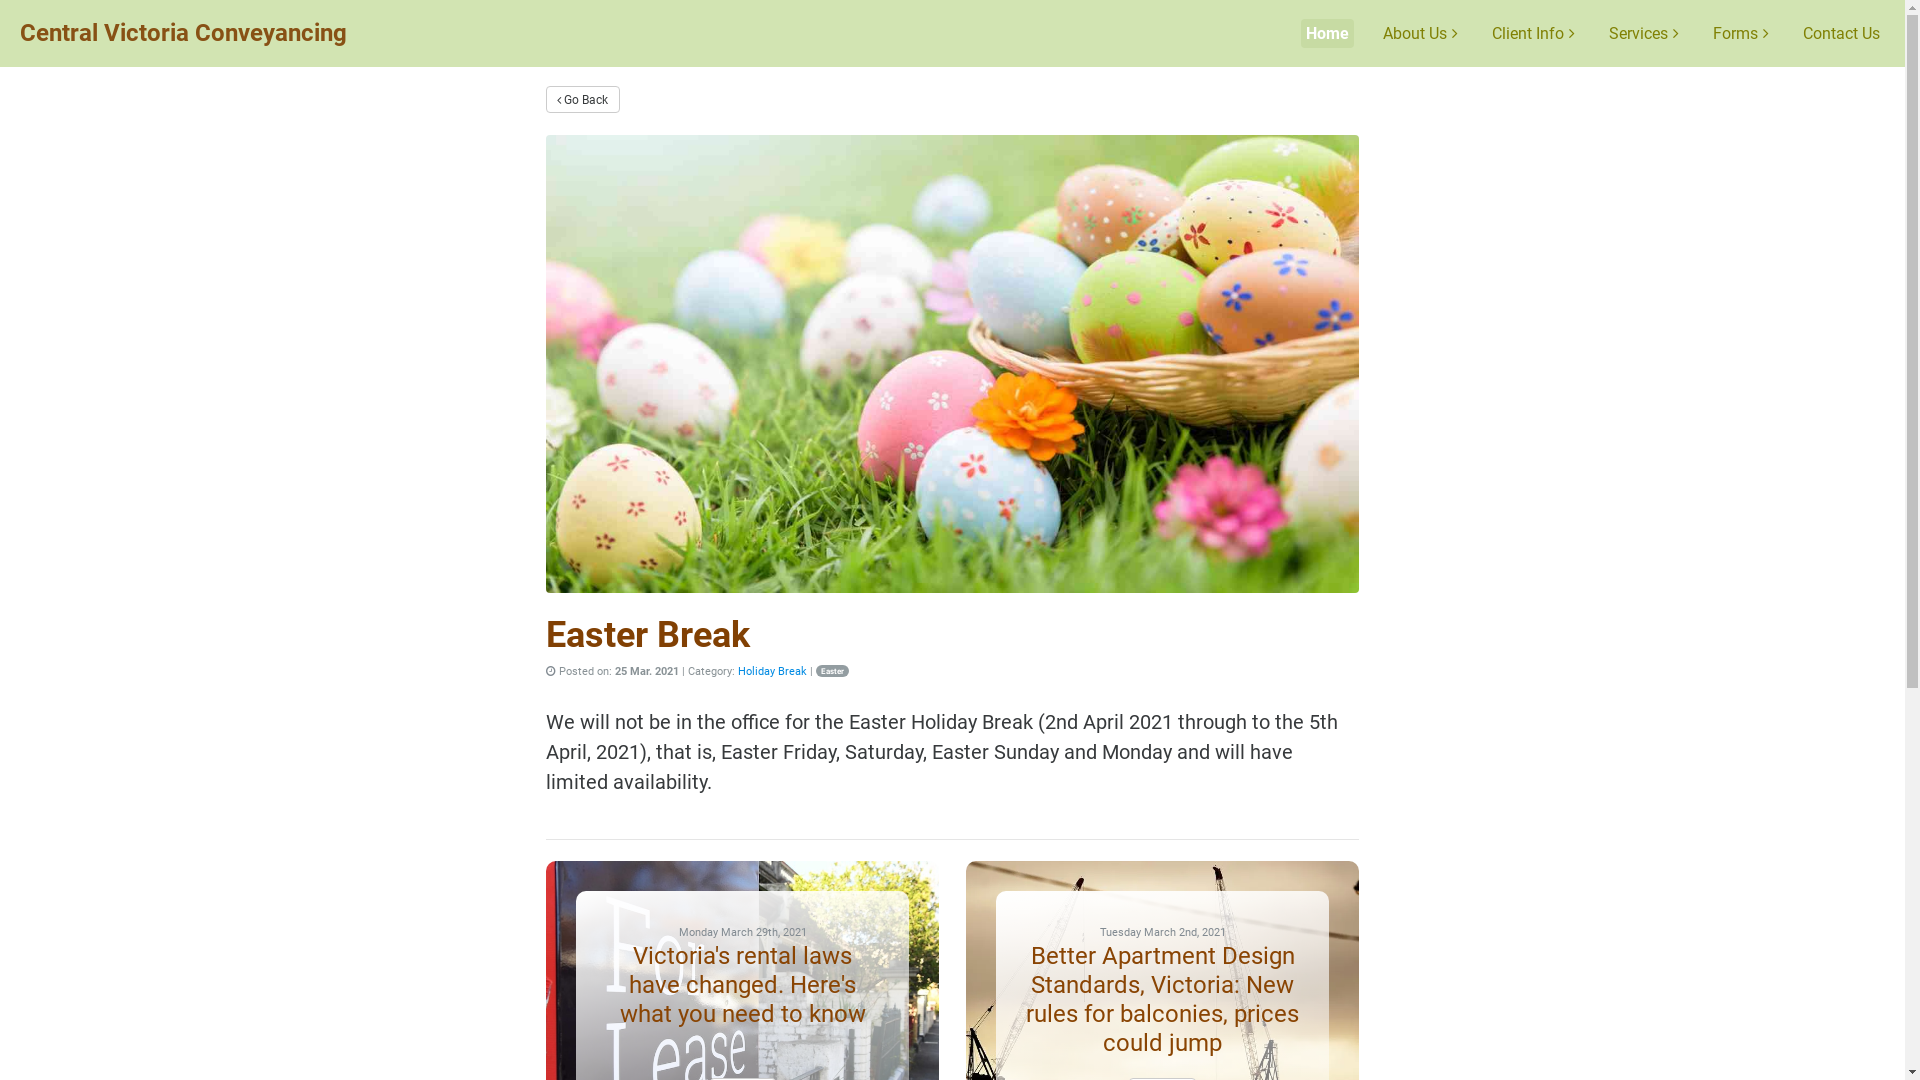  Describe the element at coordinates (19, 33) in the screenshot. I see `'Central Victoria Conveyancing'` at that location.